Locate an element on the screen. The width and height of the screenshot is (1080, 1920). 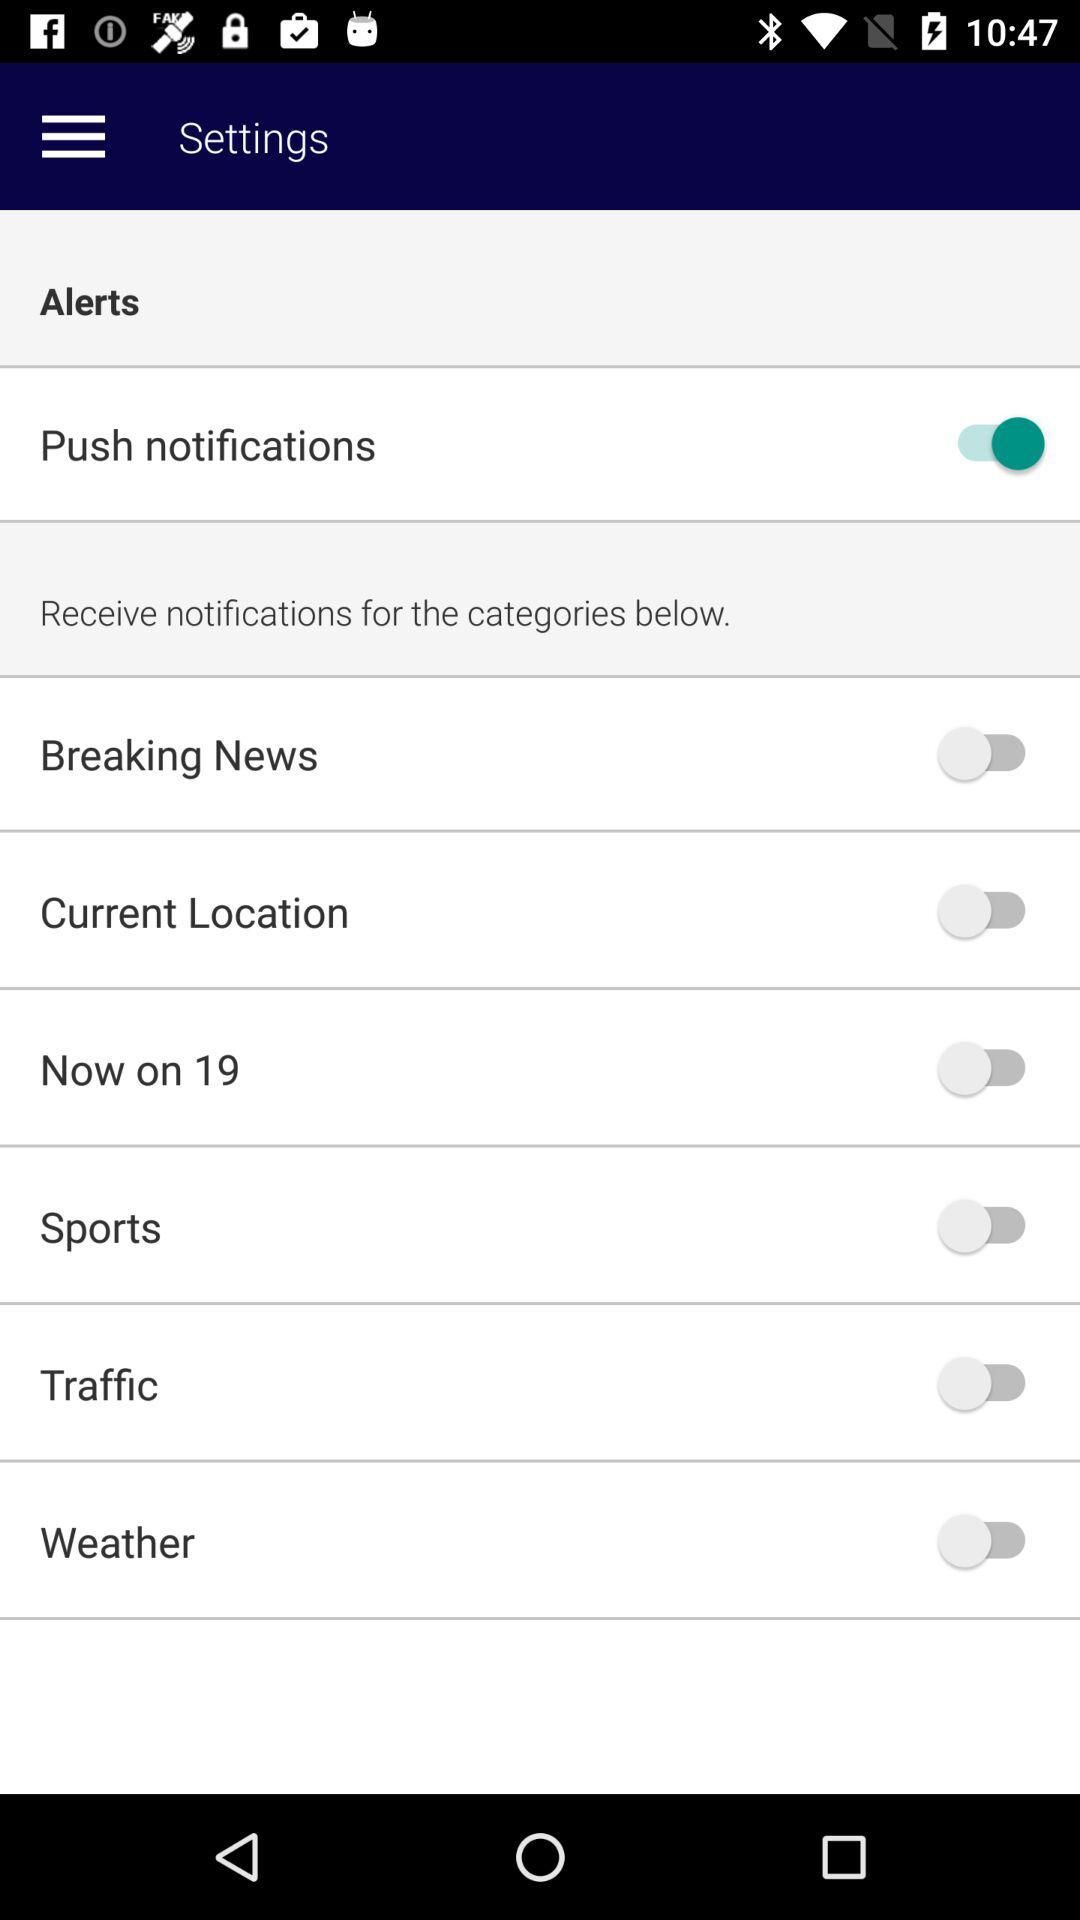
app above the alerts item is located at coordinates (72, 135).